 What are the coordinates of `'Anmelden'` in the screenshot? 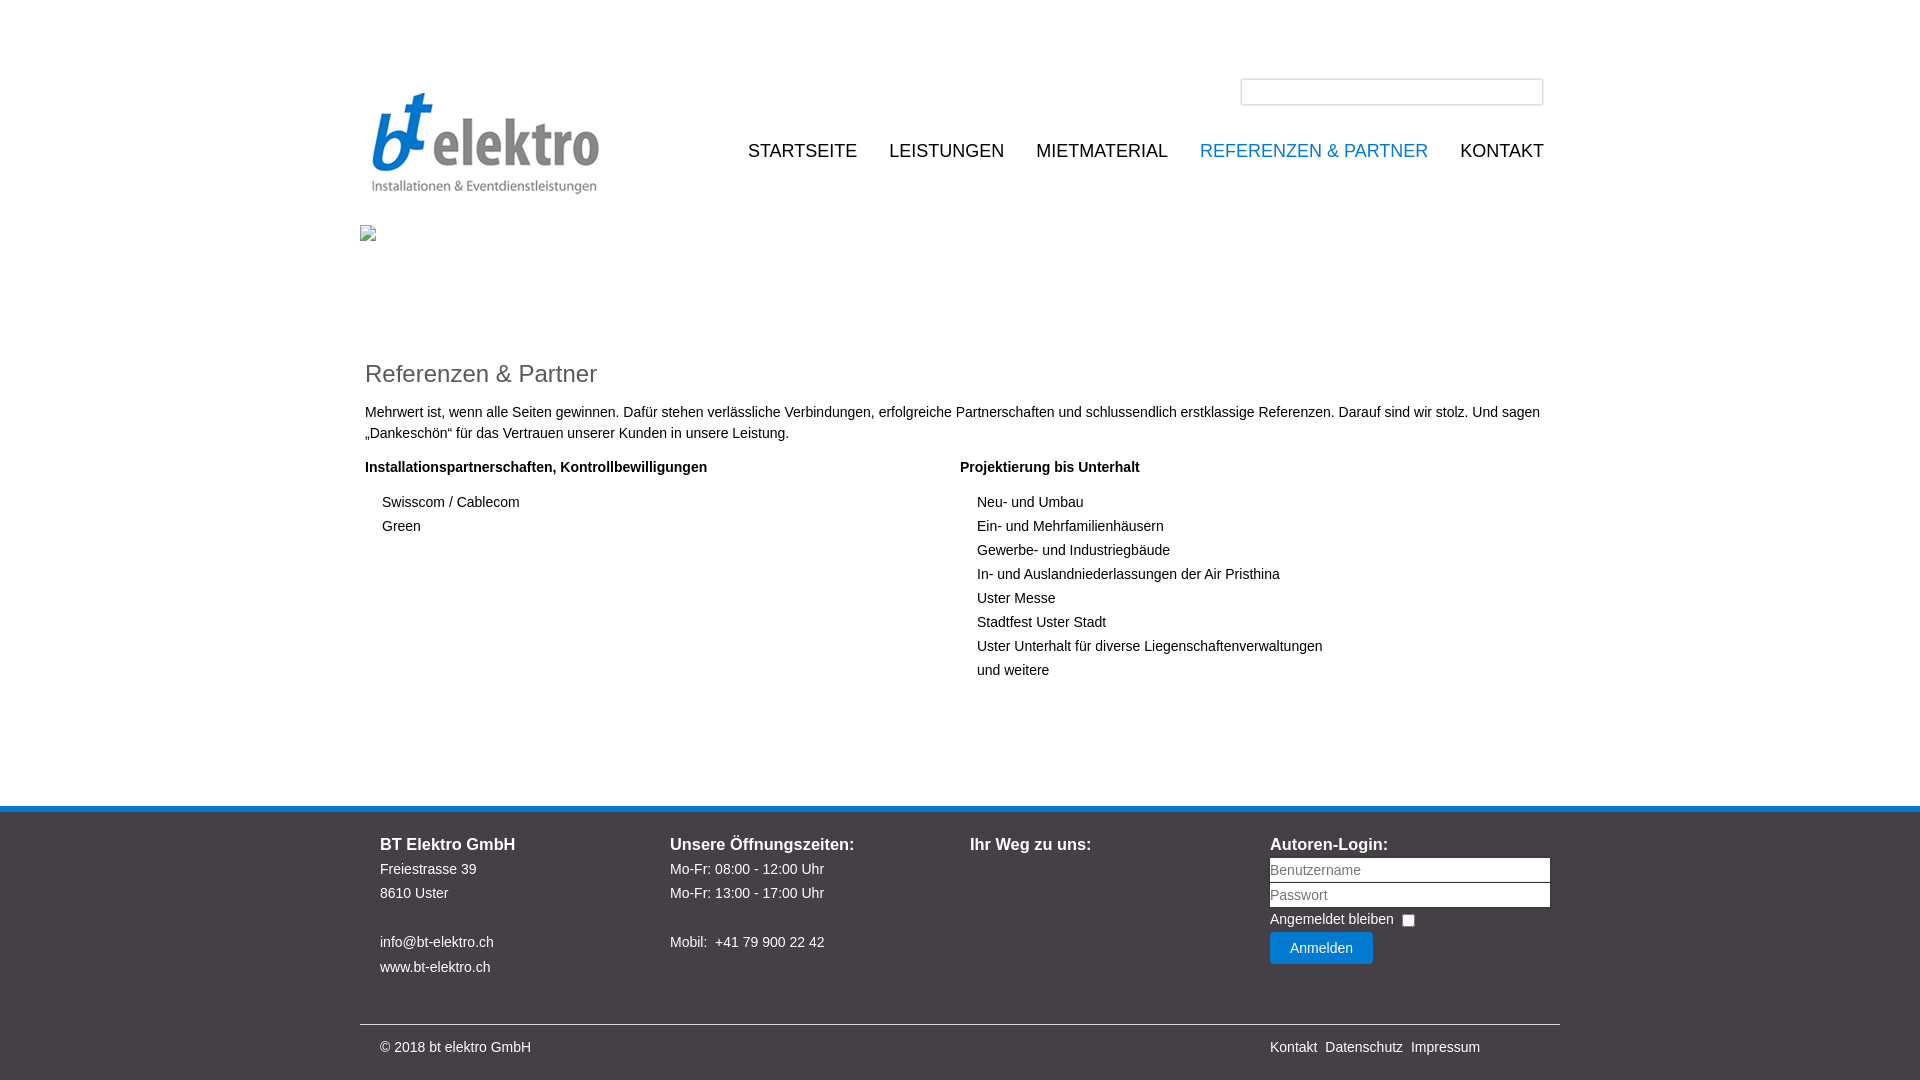 It's located at (1321, 947).